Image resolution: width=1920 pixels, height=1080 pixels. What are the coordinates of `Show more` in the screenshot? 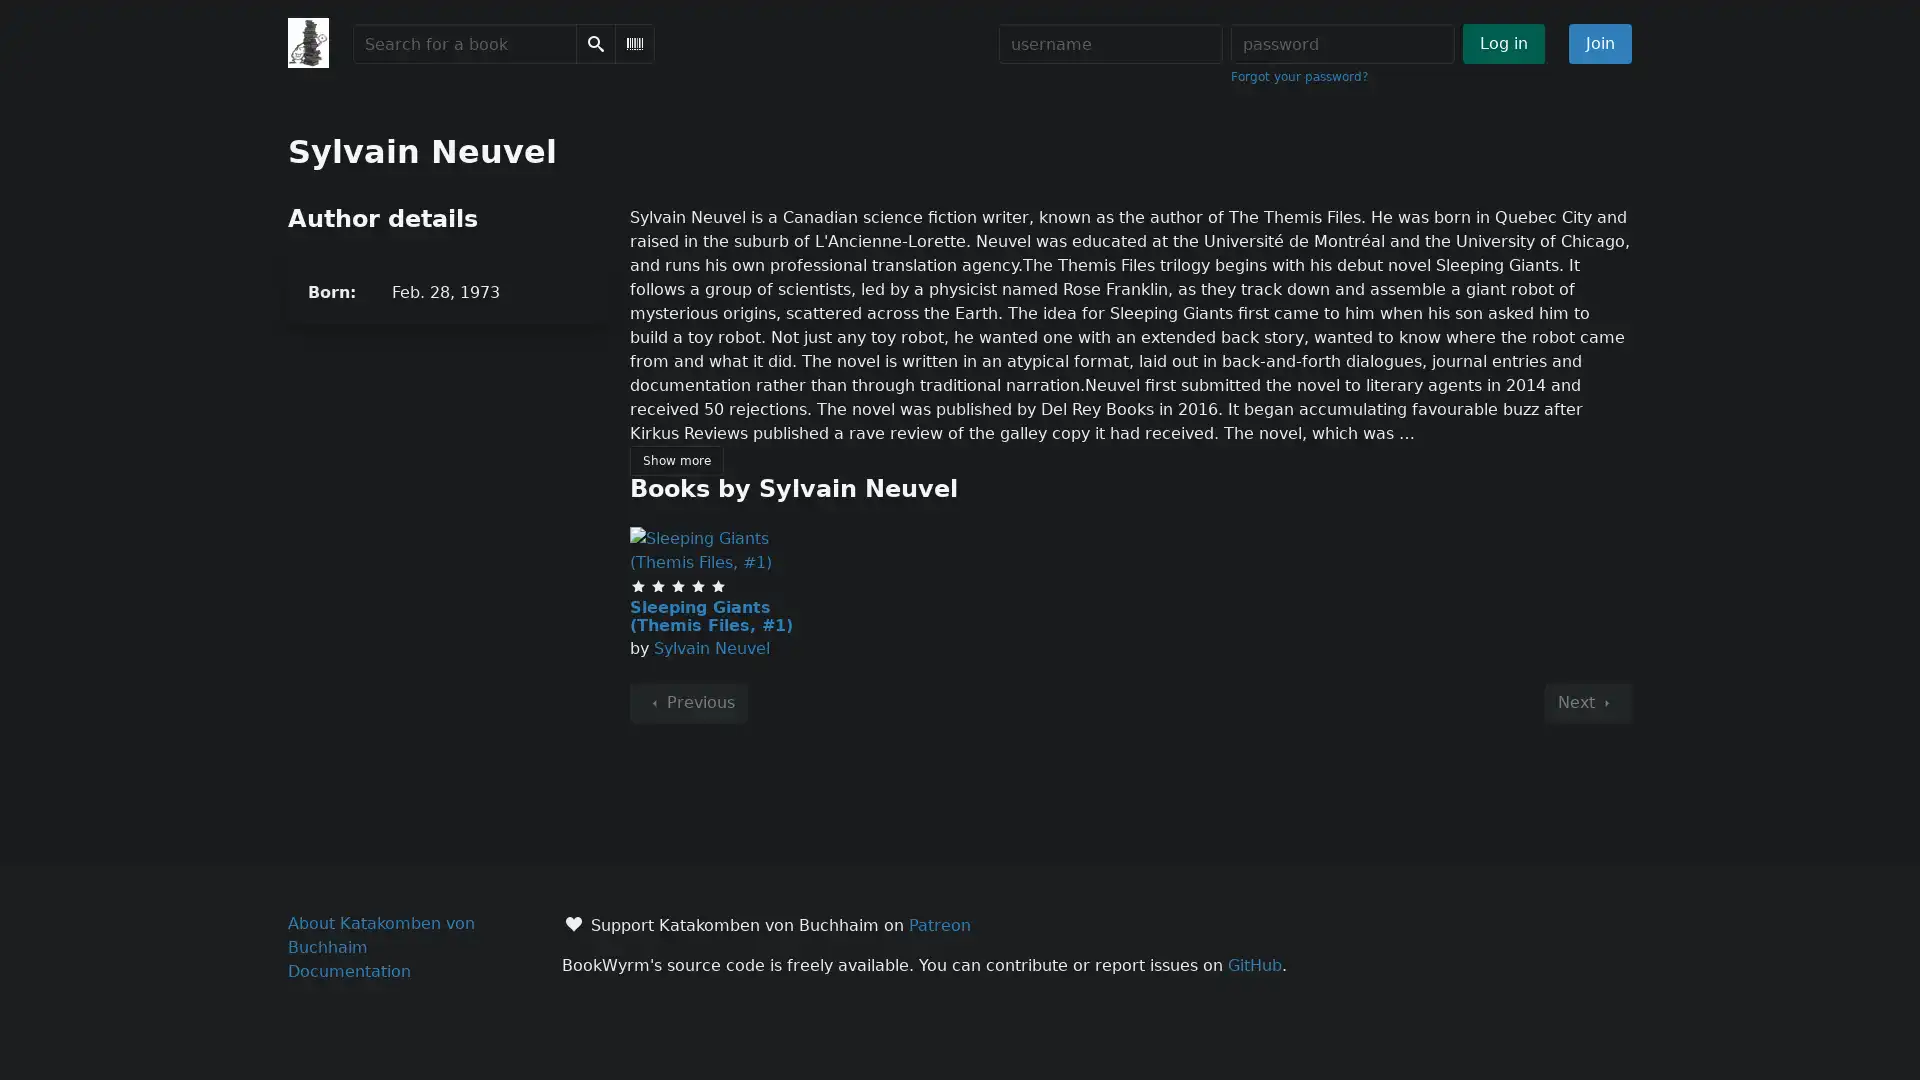 It's located at (676, 461).